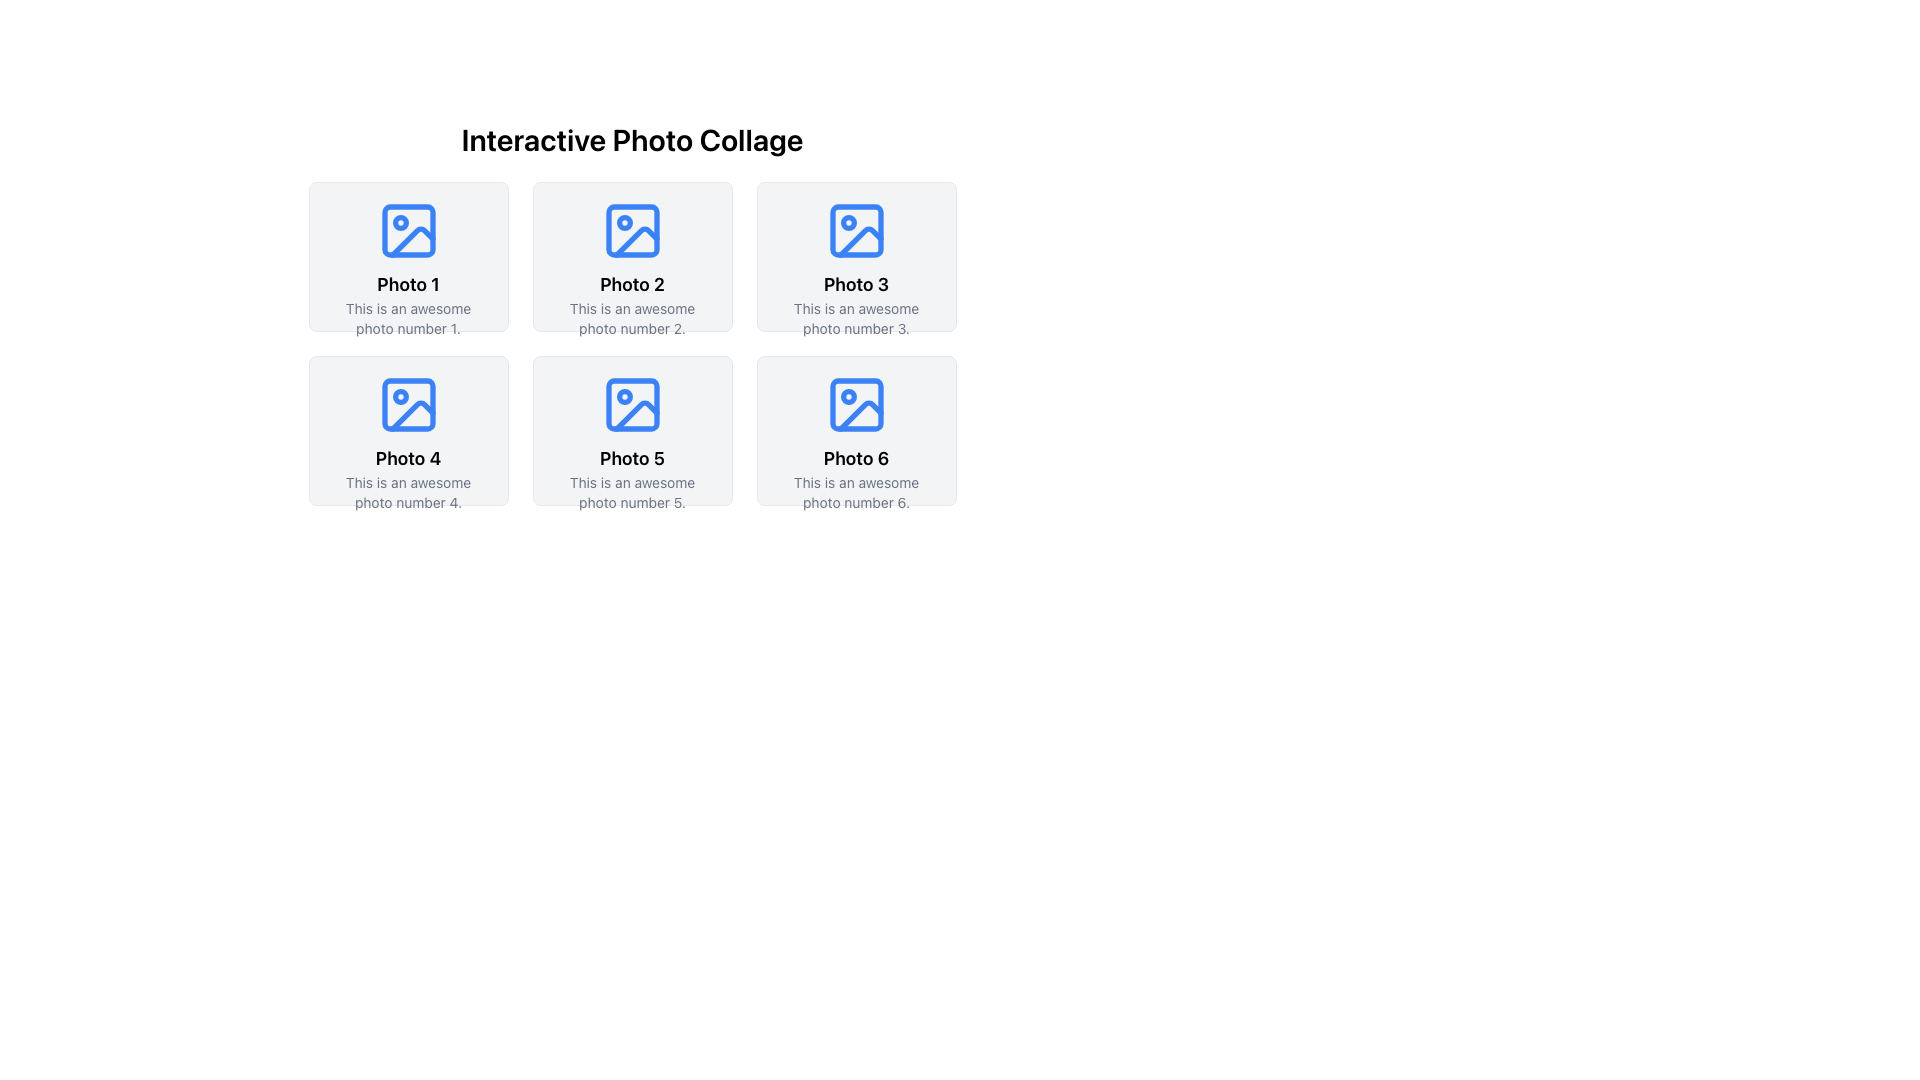 The image size is (1920, 1080). Describe the element at coordinates (407, 493) in the screenshot. I see `the text block styled in a smaller gray font that contains the string 'This is an awesome photo number 4.' located below 'Photo 4'` at that location.